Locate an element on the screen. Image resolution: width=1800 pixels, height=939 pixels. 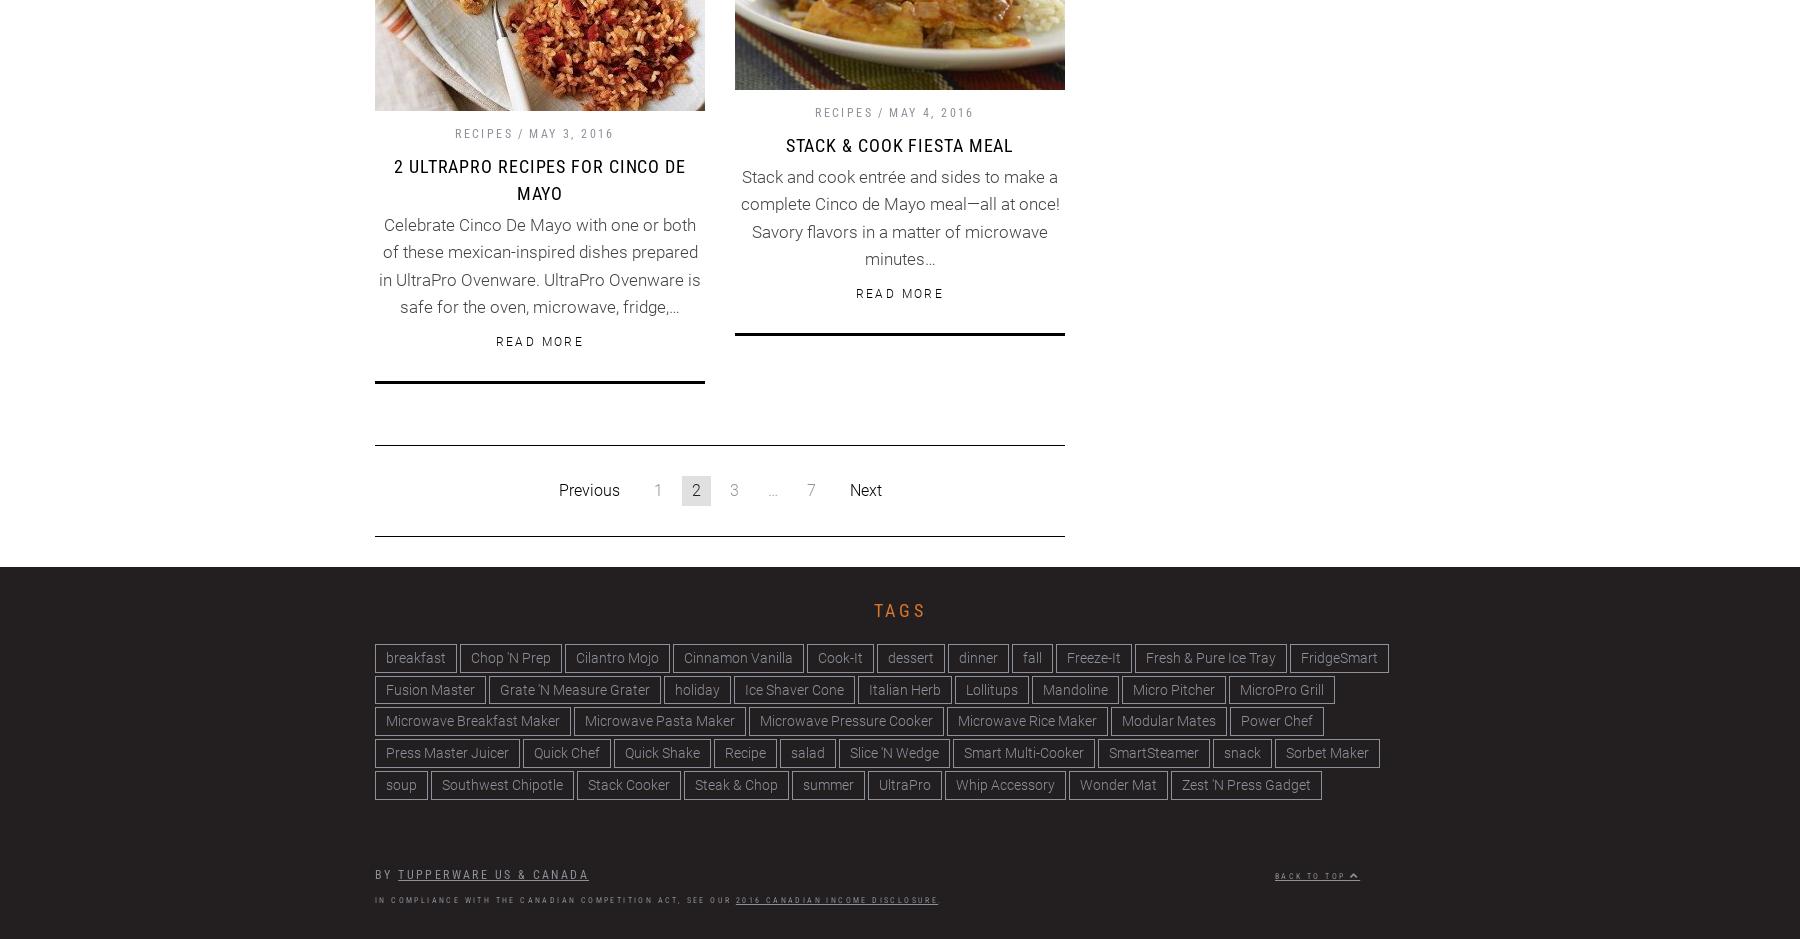
'holiday' is located at coordinates (696, 688).